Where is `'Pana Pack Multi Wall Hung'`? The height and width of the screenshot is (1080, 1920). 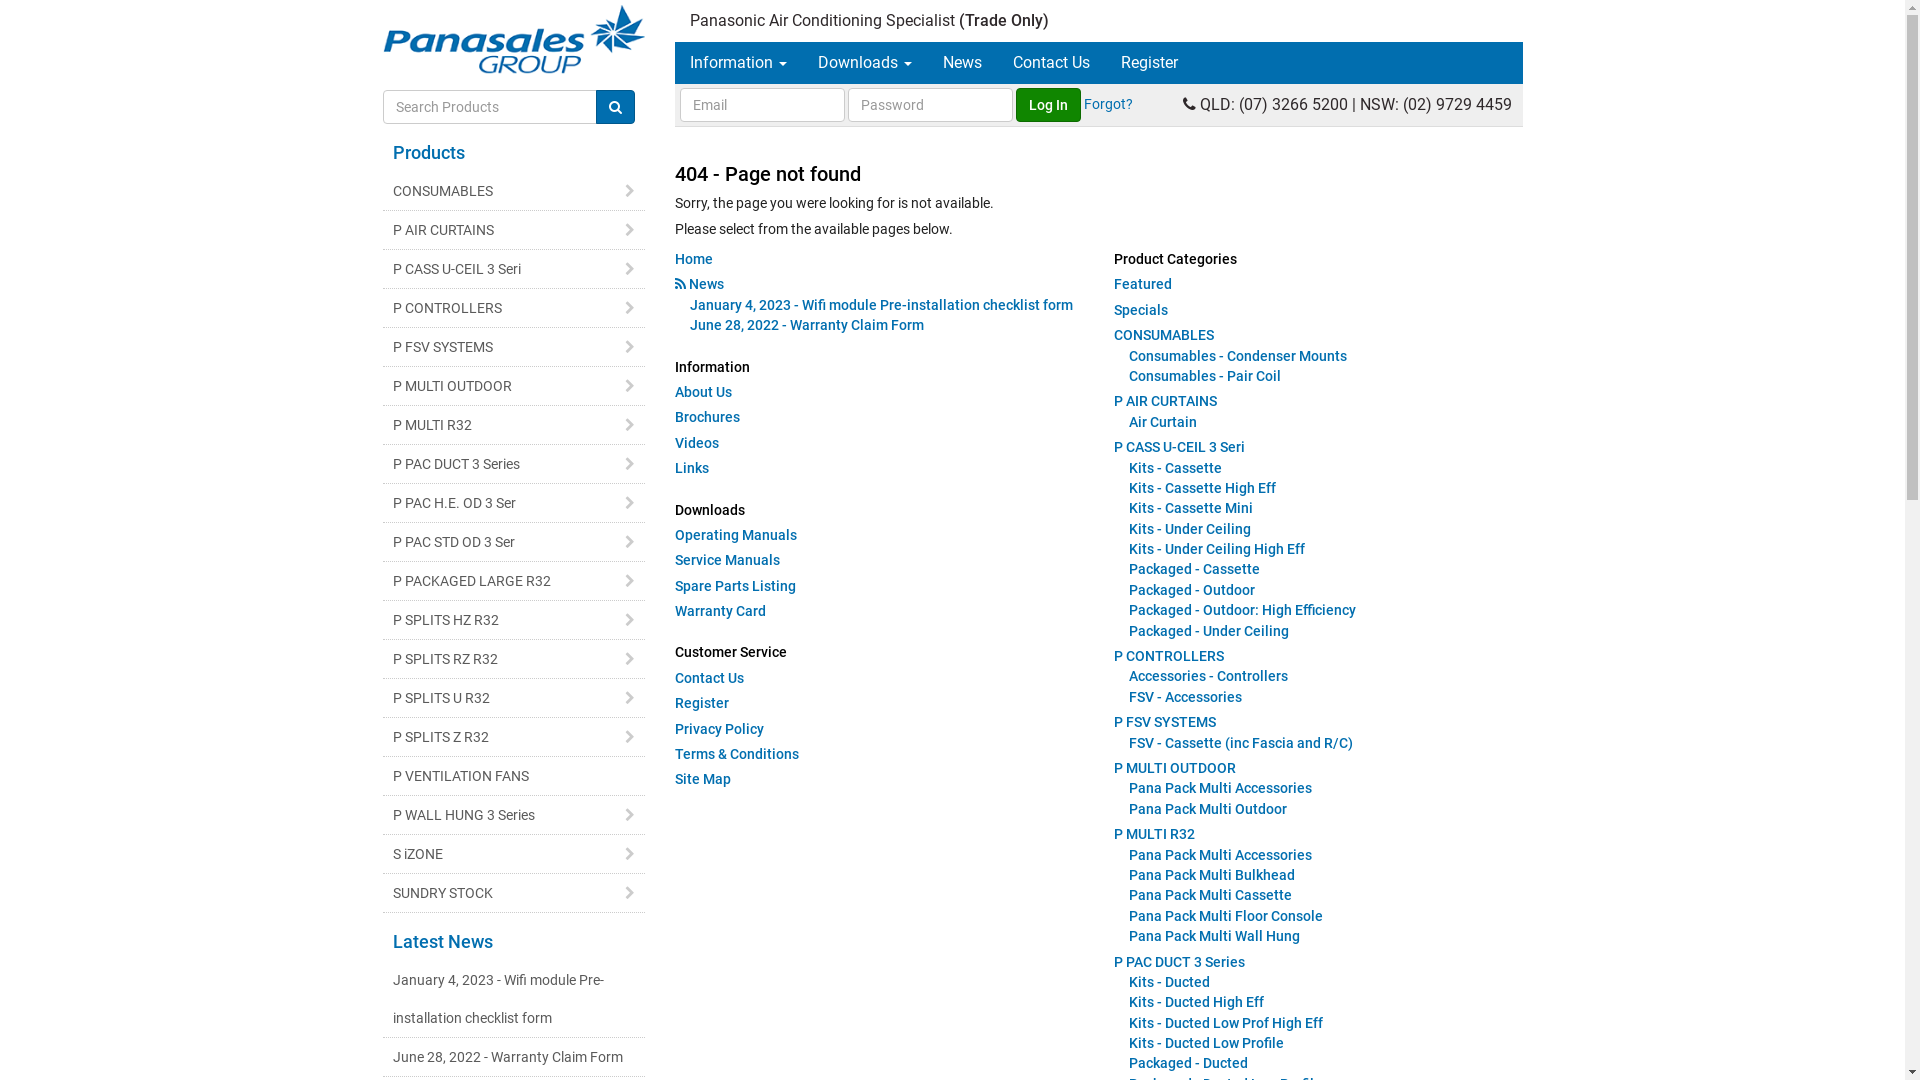
'Pana Pack Multi Wall Hung' is located at coordinates (1213, 936).